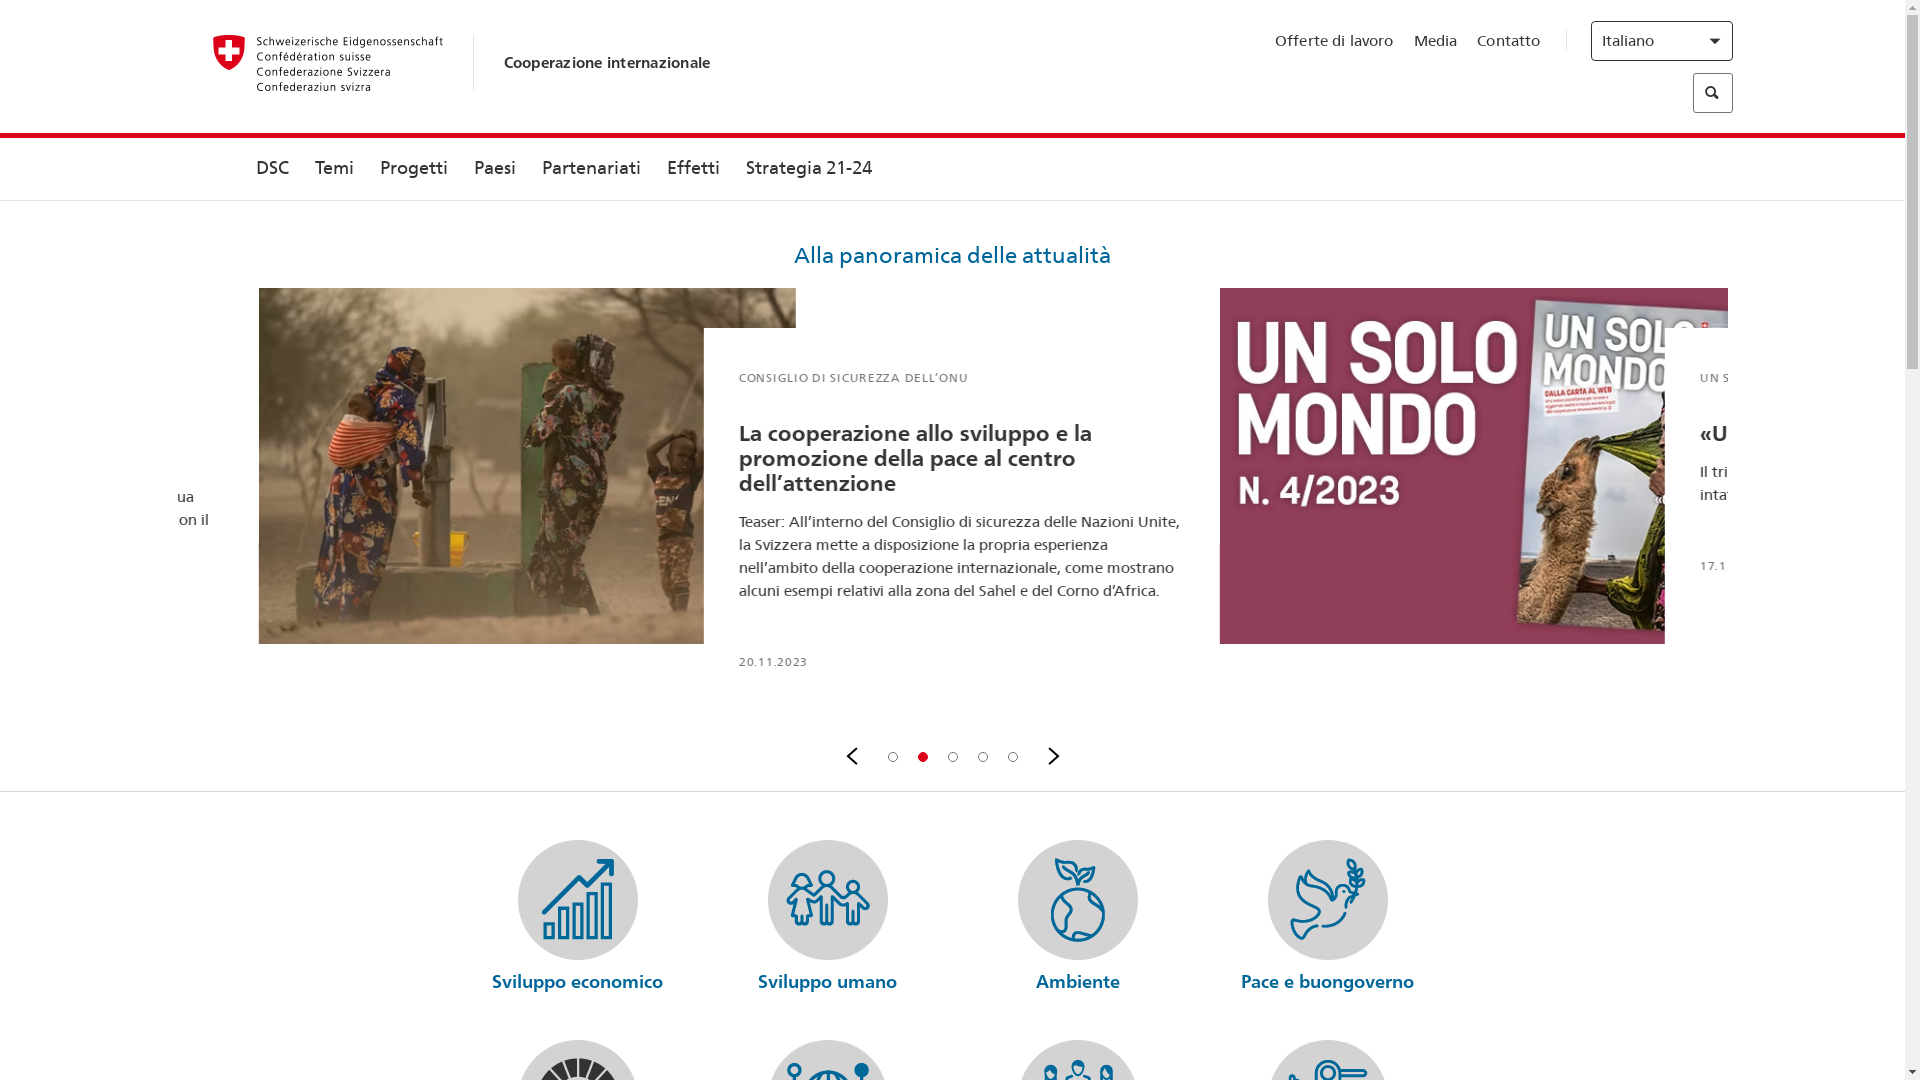  Describe the element at coordinates (693, 168) in the screenshot. I see `'Effetti'` at that location.